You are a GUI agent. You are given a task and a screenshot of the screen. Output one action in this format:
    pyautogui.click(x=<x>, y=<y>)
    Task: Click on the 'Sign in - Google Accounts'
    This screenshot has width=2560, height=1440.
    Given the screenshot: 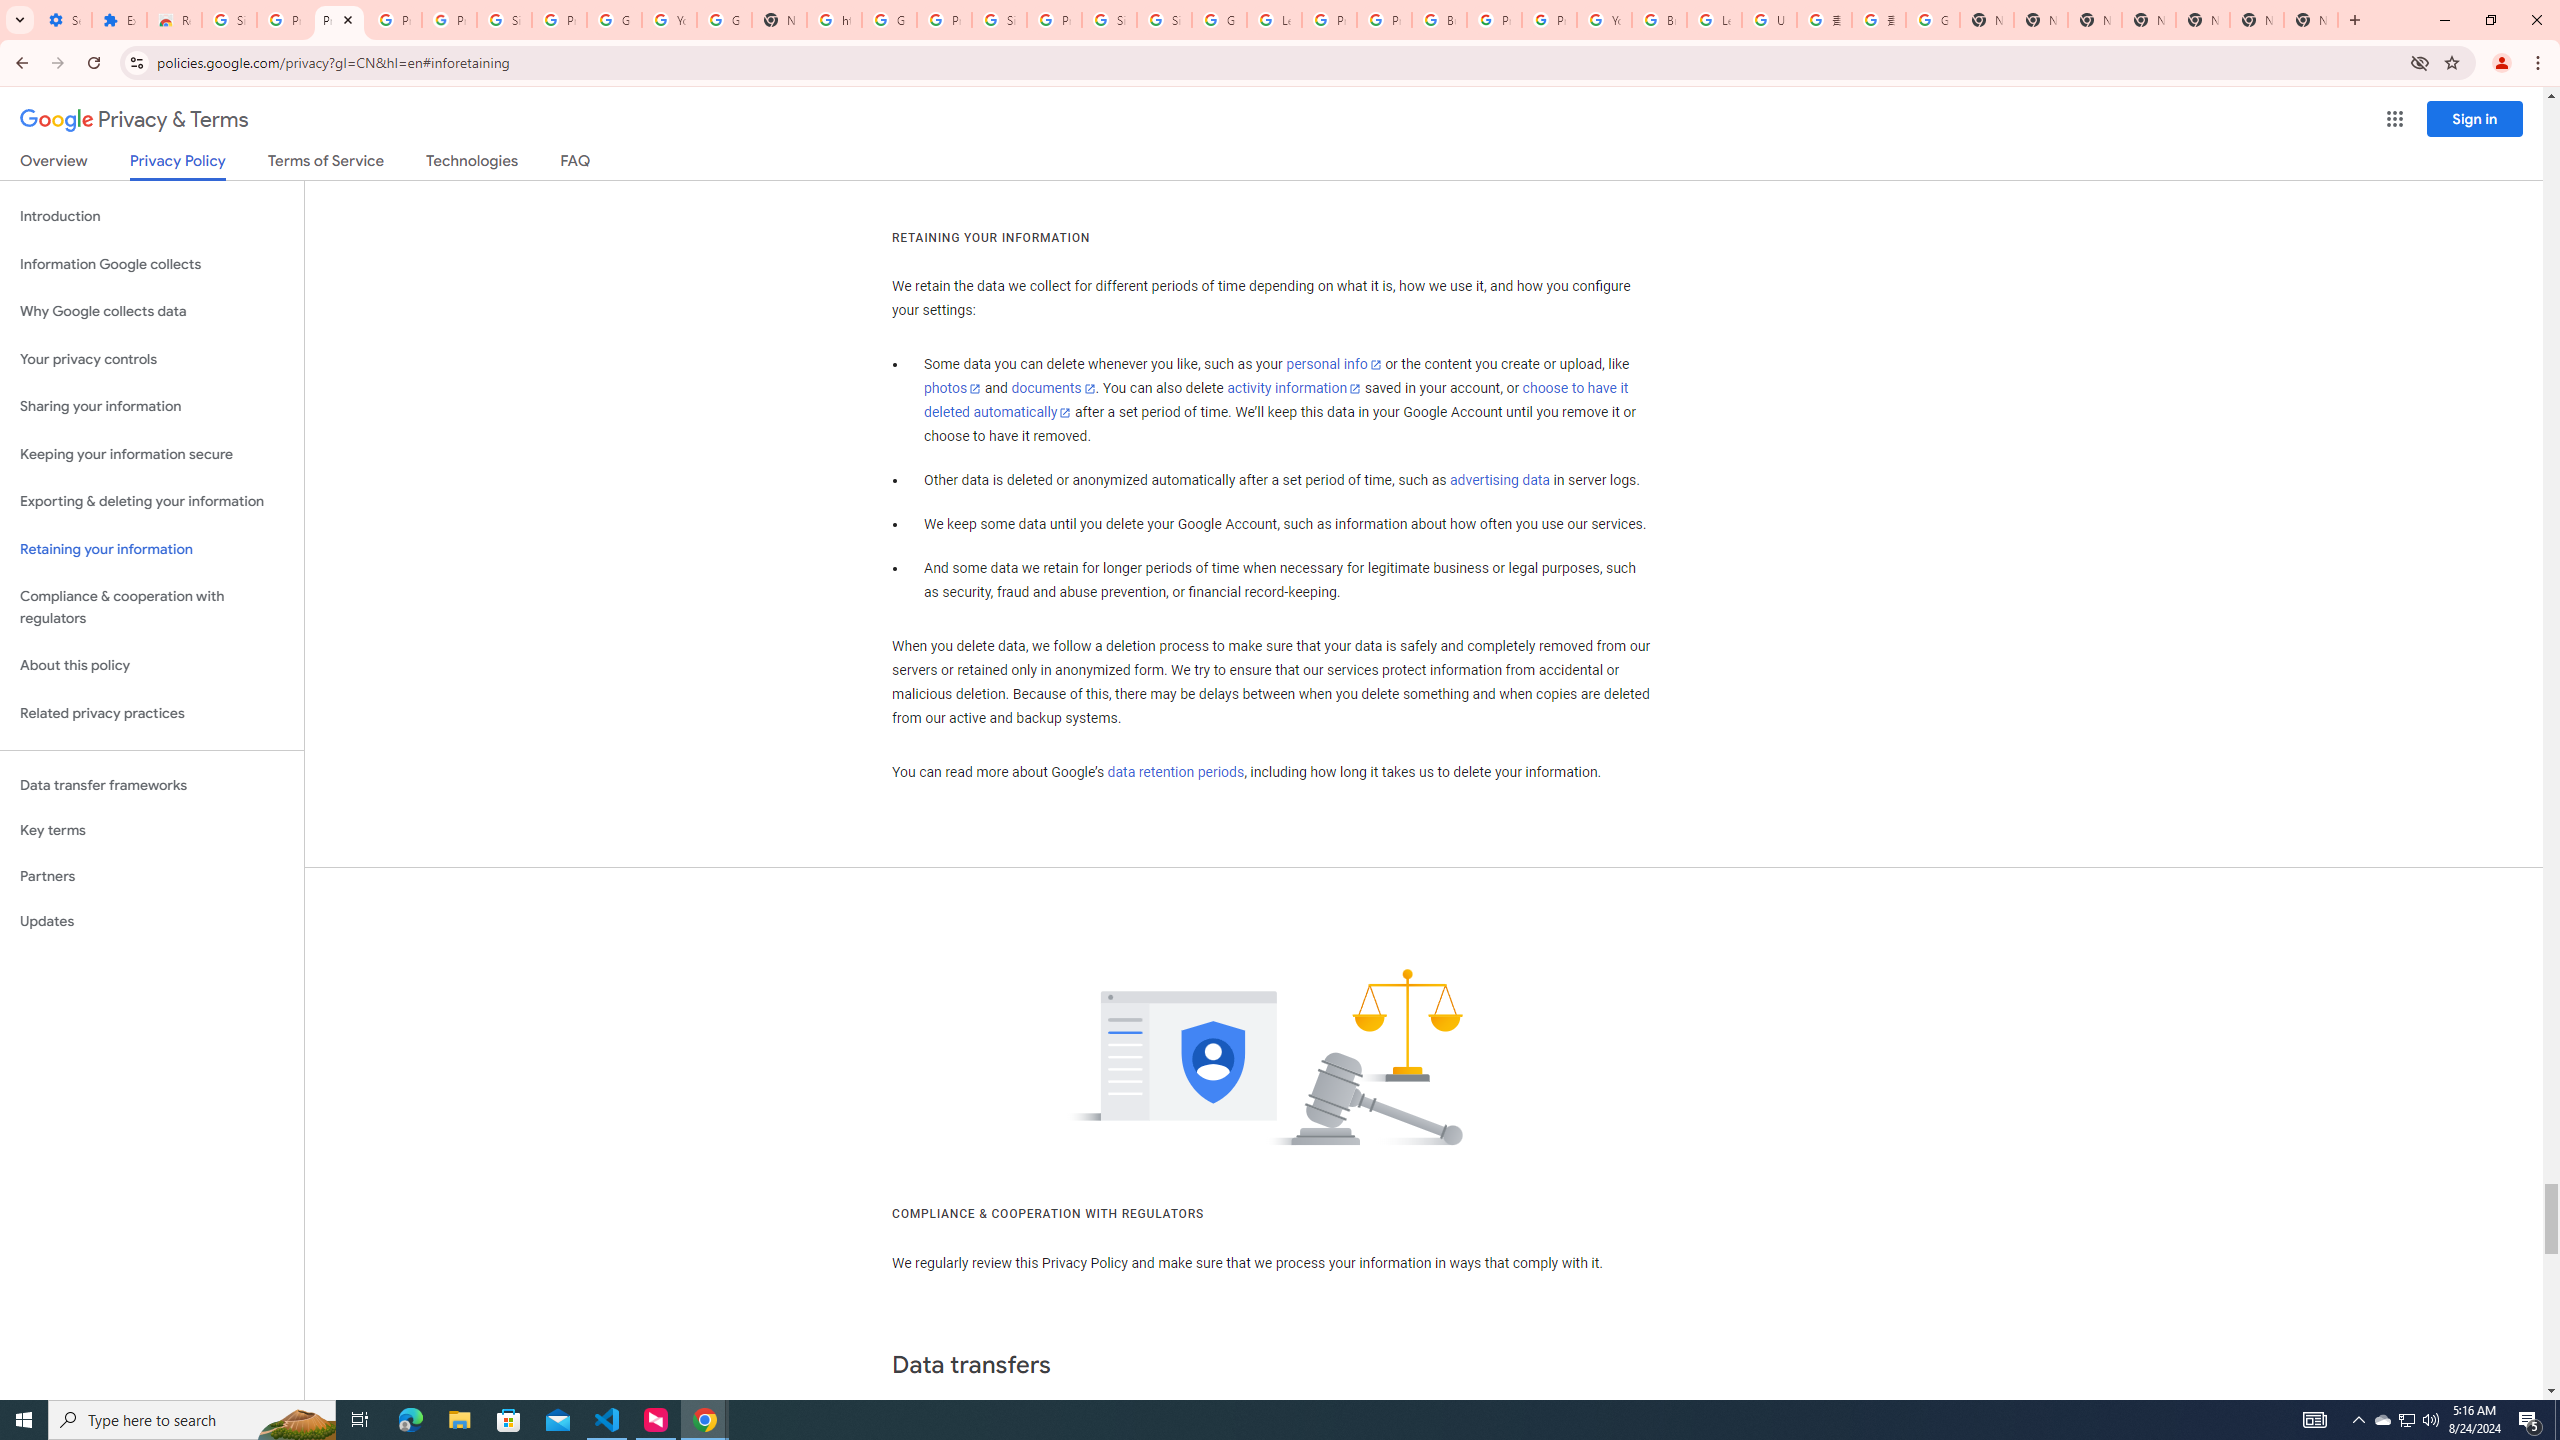 What is the action you would take?
    pyautogui.click(x=998, y=19)
    